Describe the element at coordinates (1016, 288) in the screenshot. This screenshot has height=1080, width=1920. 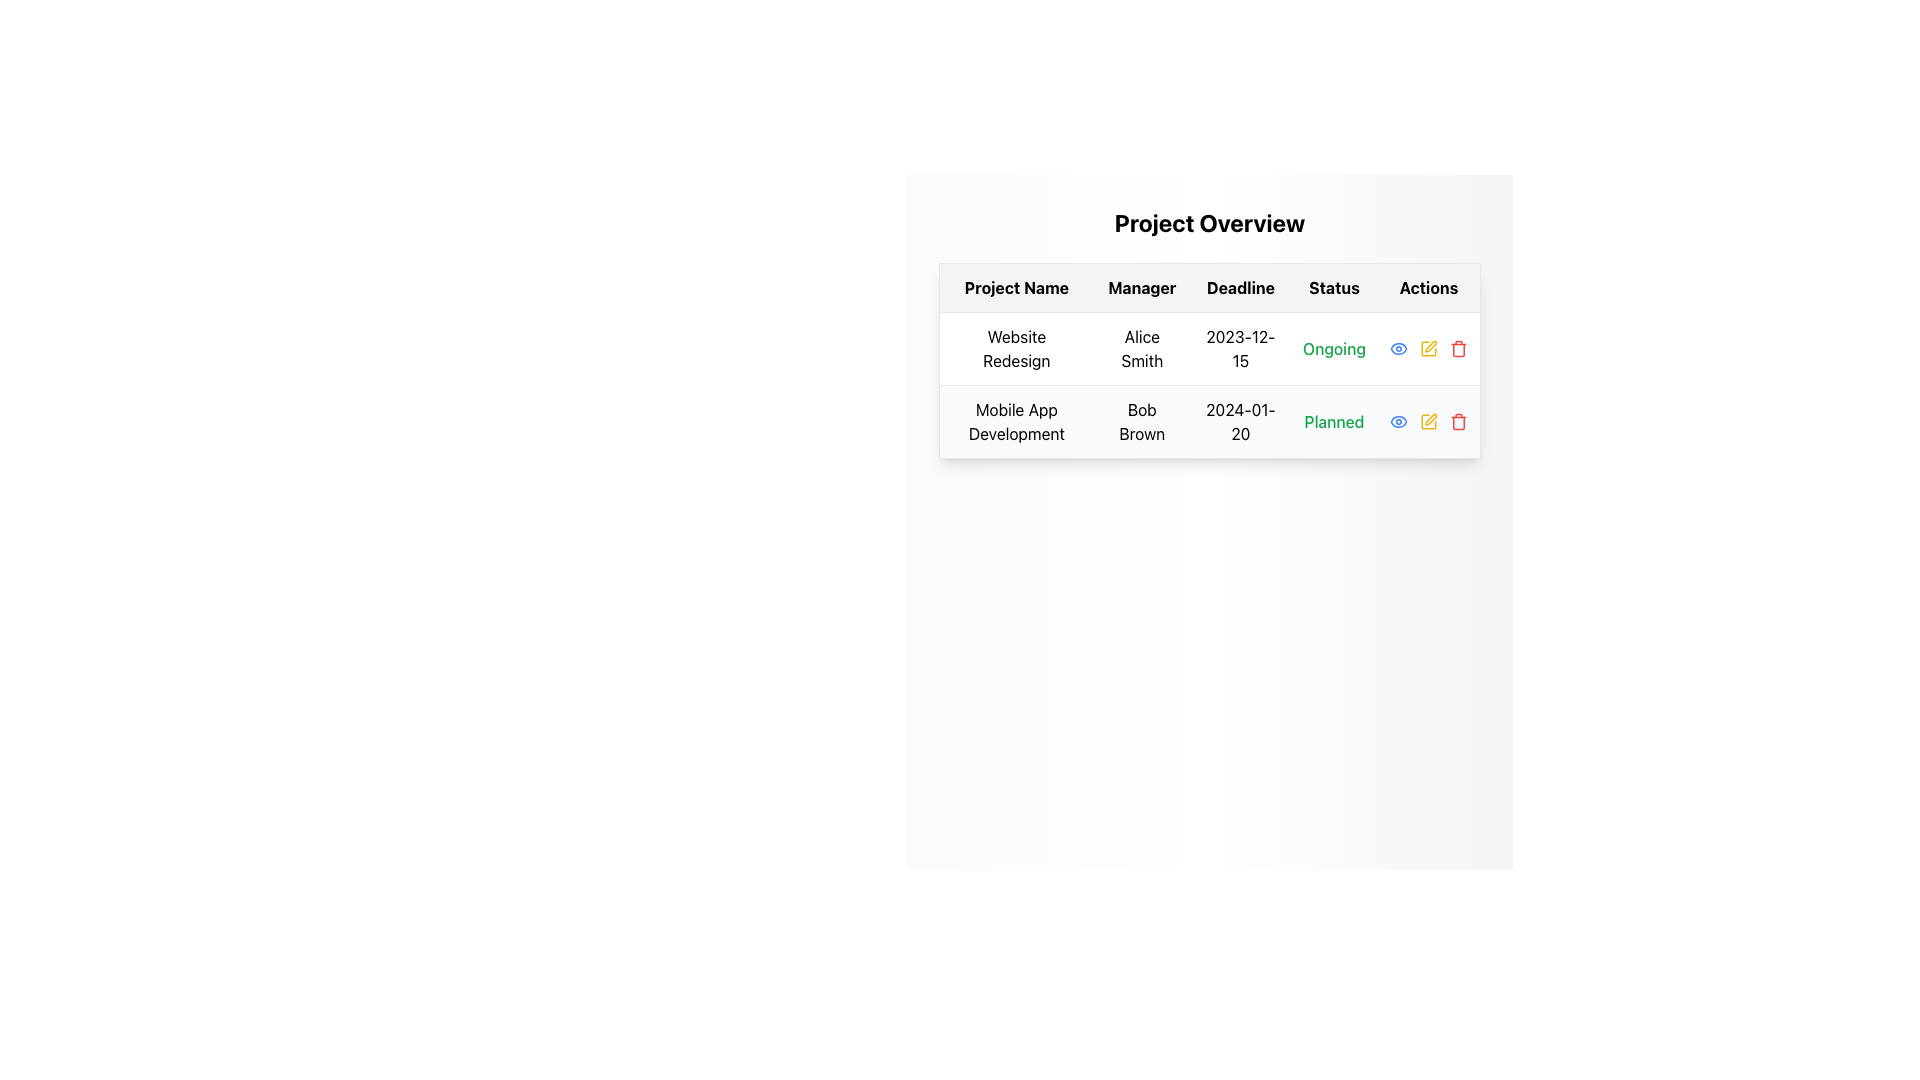
I see `the 'Project Name' text header, which is the first column in a tabular layout, displaying the text in bold and aligned at the top-left with substantial padding and a light background` at that location.